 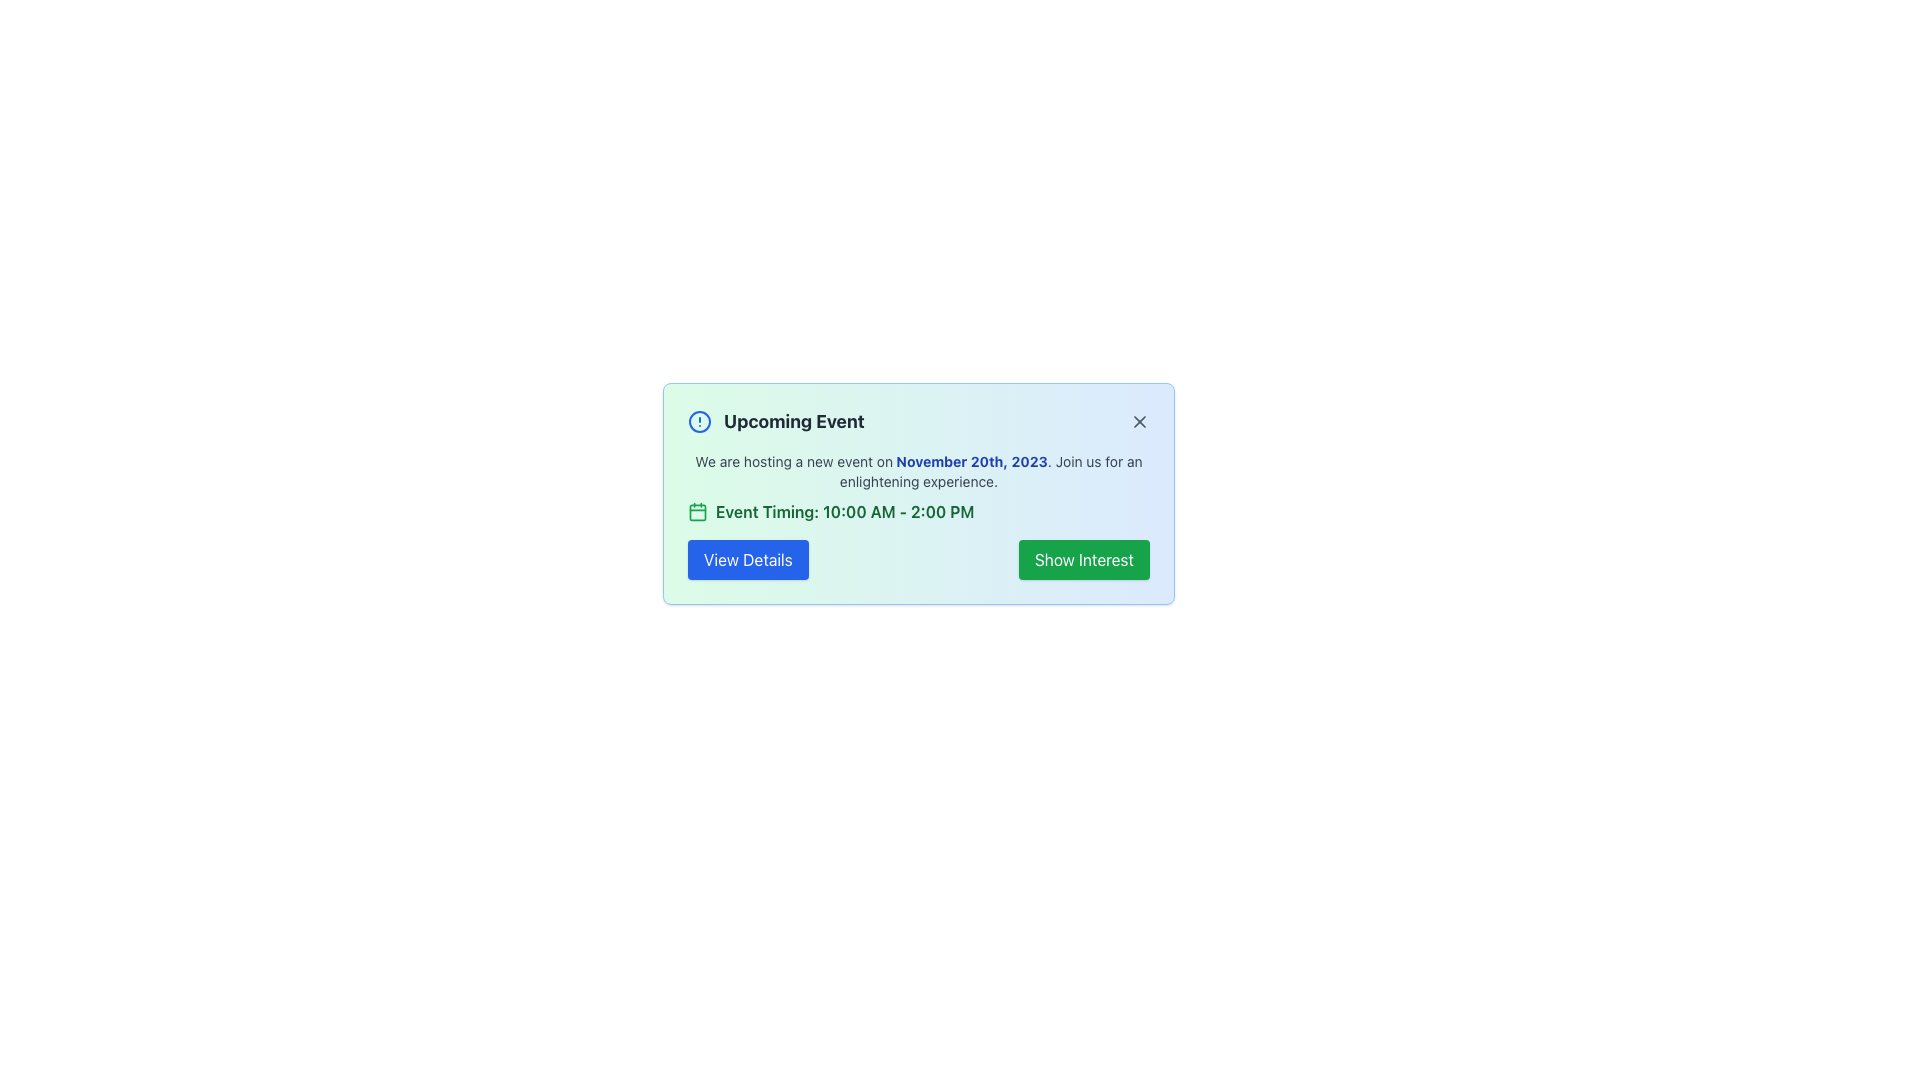 I want to click on the alert icon styled with a circle and exclamation mark, located to the left of the 'Upcoming Event' label, so click(x=700, y=420).